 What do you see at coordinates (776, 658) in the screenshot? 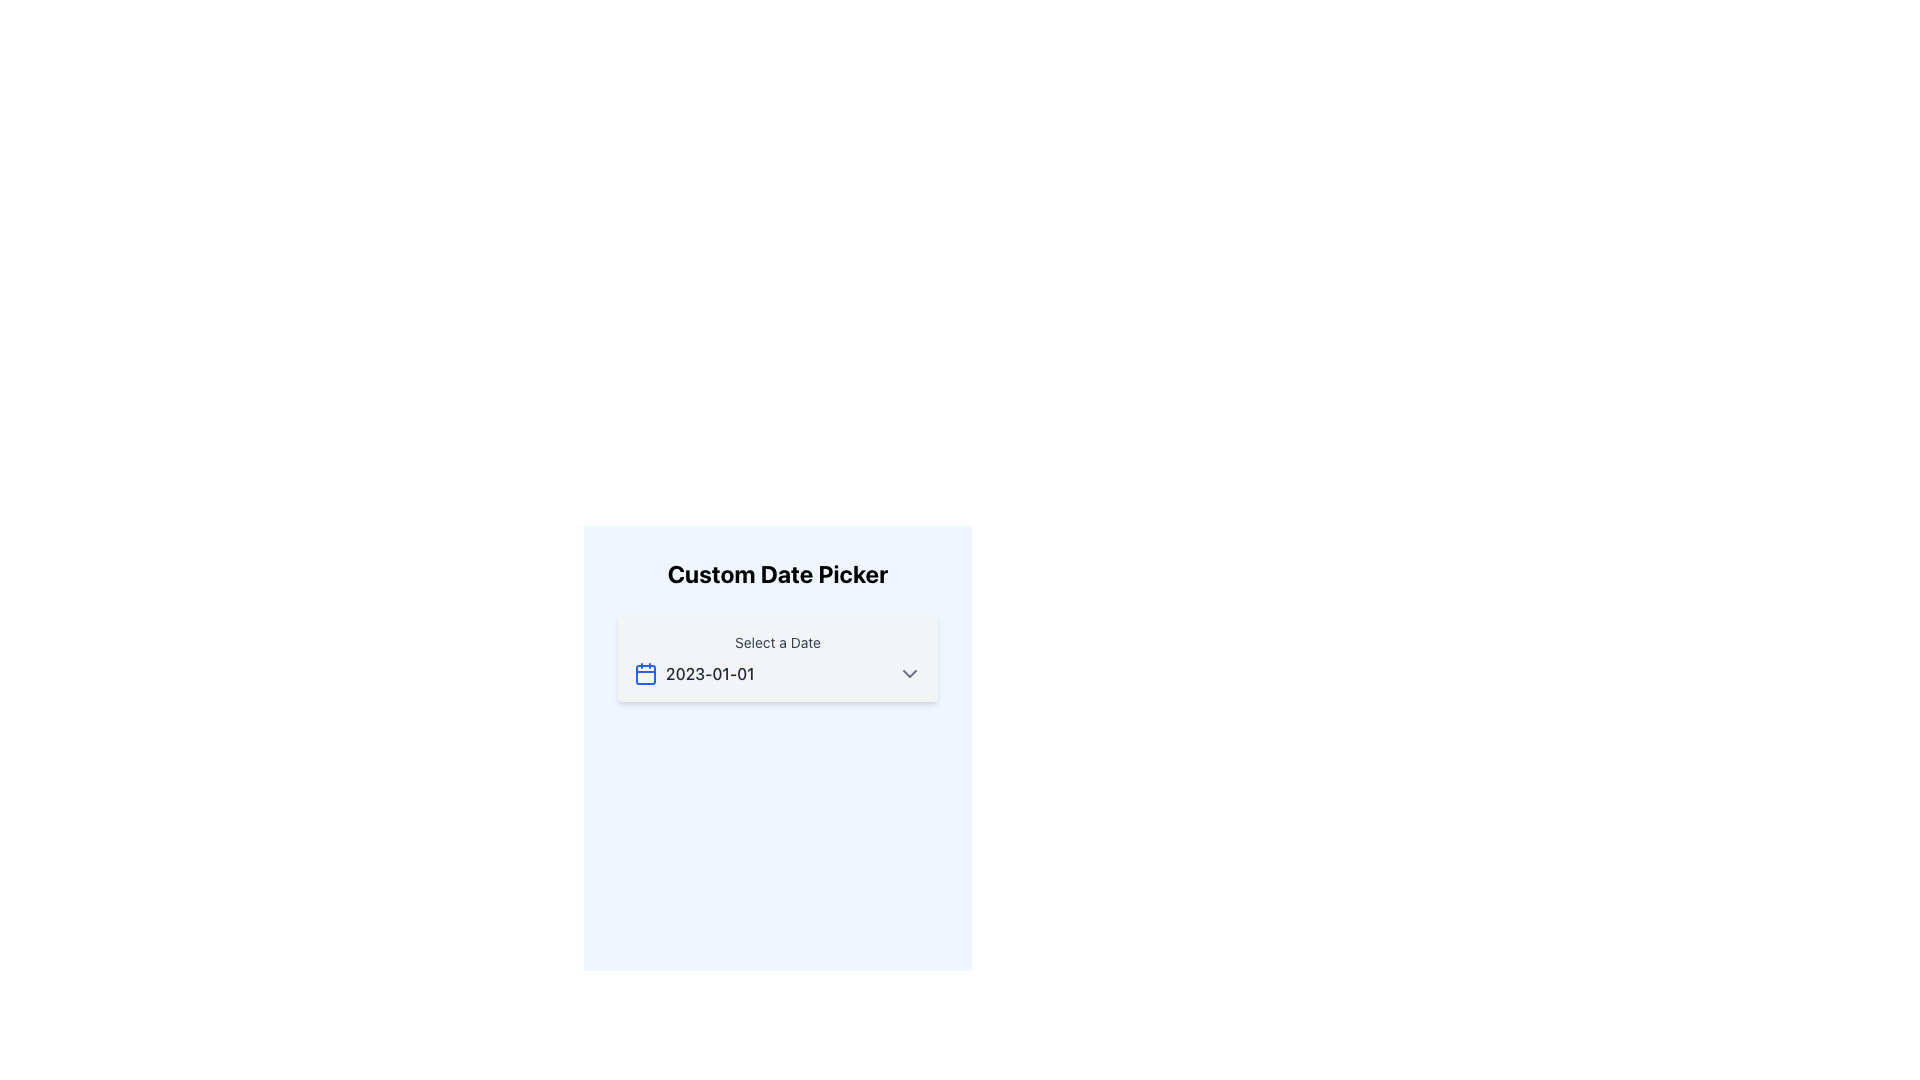
I see `the date picker widget located under the 'Custom Date Picker' title` at bounding box center [776, 658].